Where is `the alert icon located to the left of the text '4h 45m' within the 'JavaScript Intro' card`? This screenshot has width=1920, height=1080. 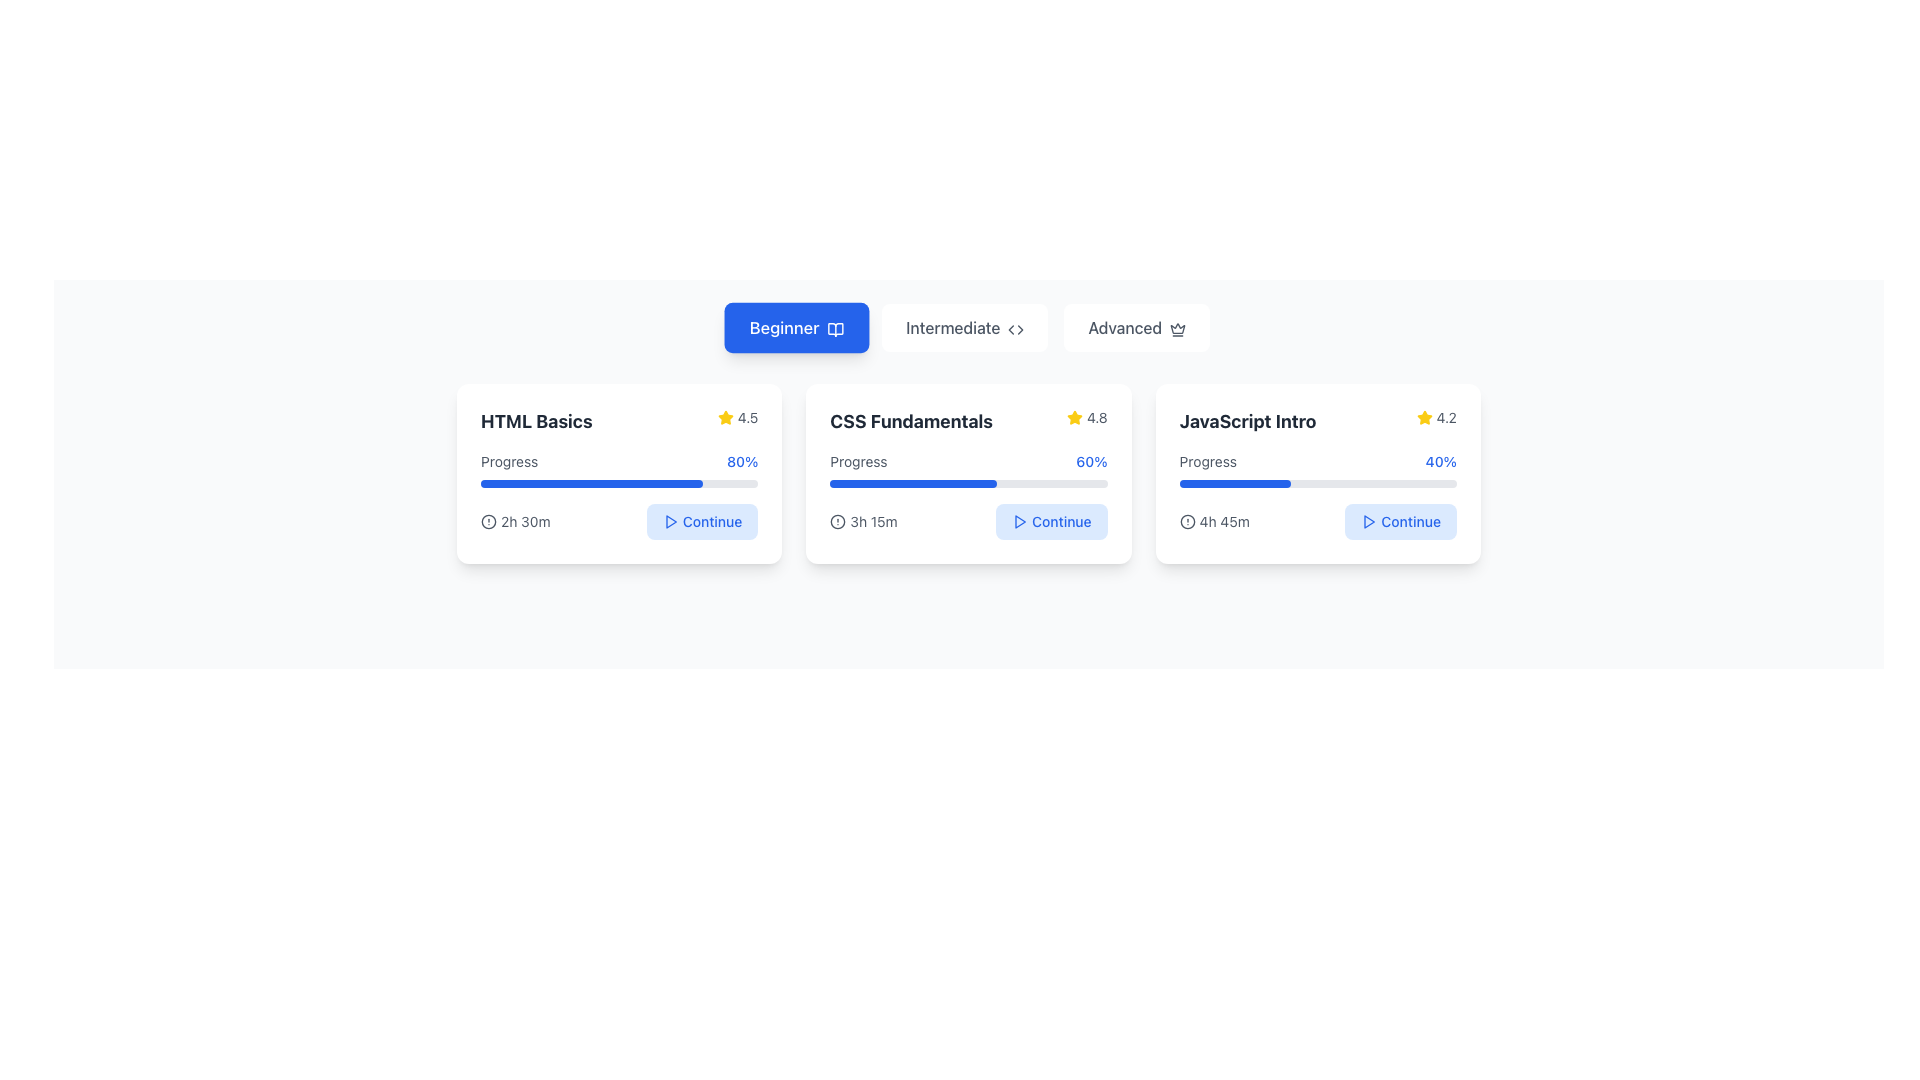 the alert icon located to the left of the text '4h 45m' within the 'JavaScript Intro' card is located at coordinates (1187, 520).